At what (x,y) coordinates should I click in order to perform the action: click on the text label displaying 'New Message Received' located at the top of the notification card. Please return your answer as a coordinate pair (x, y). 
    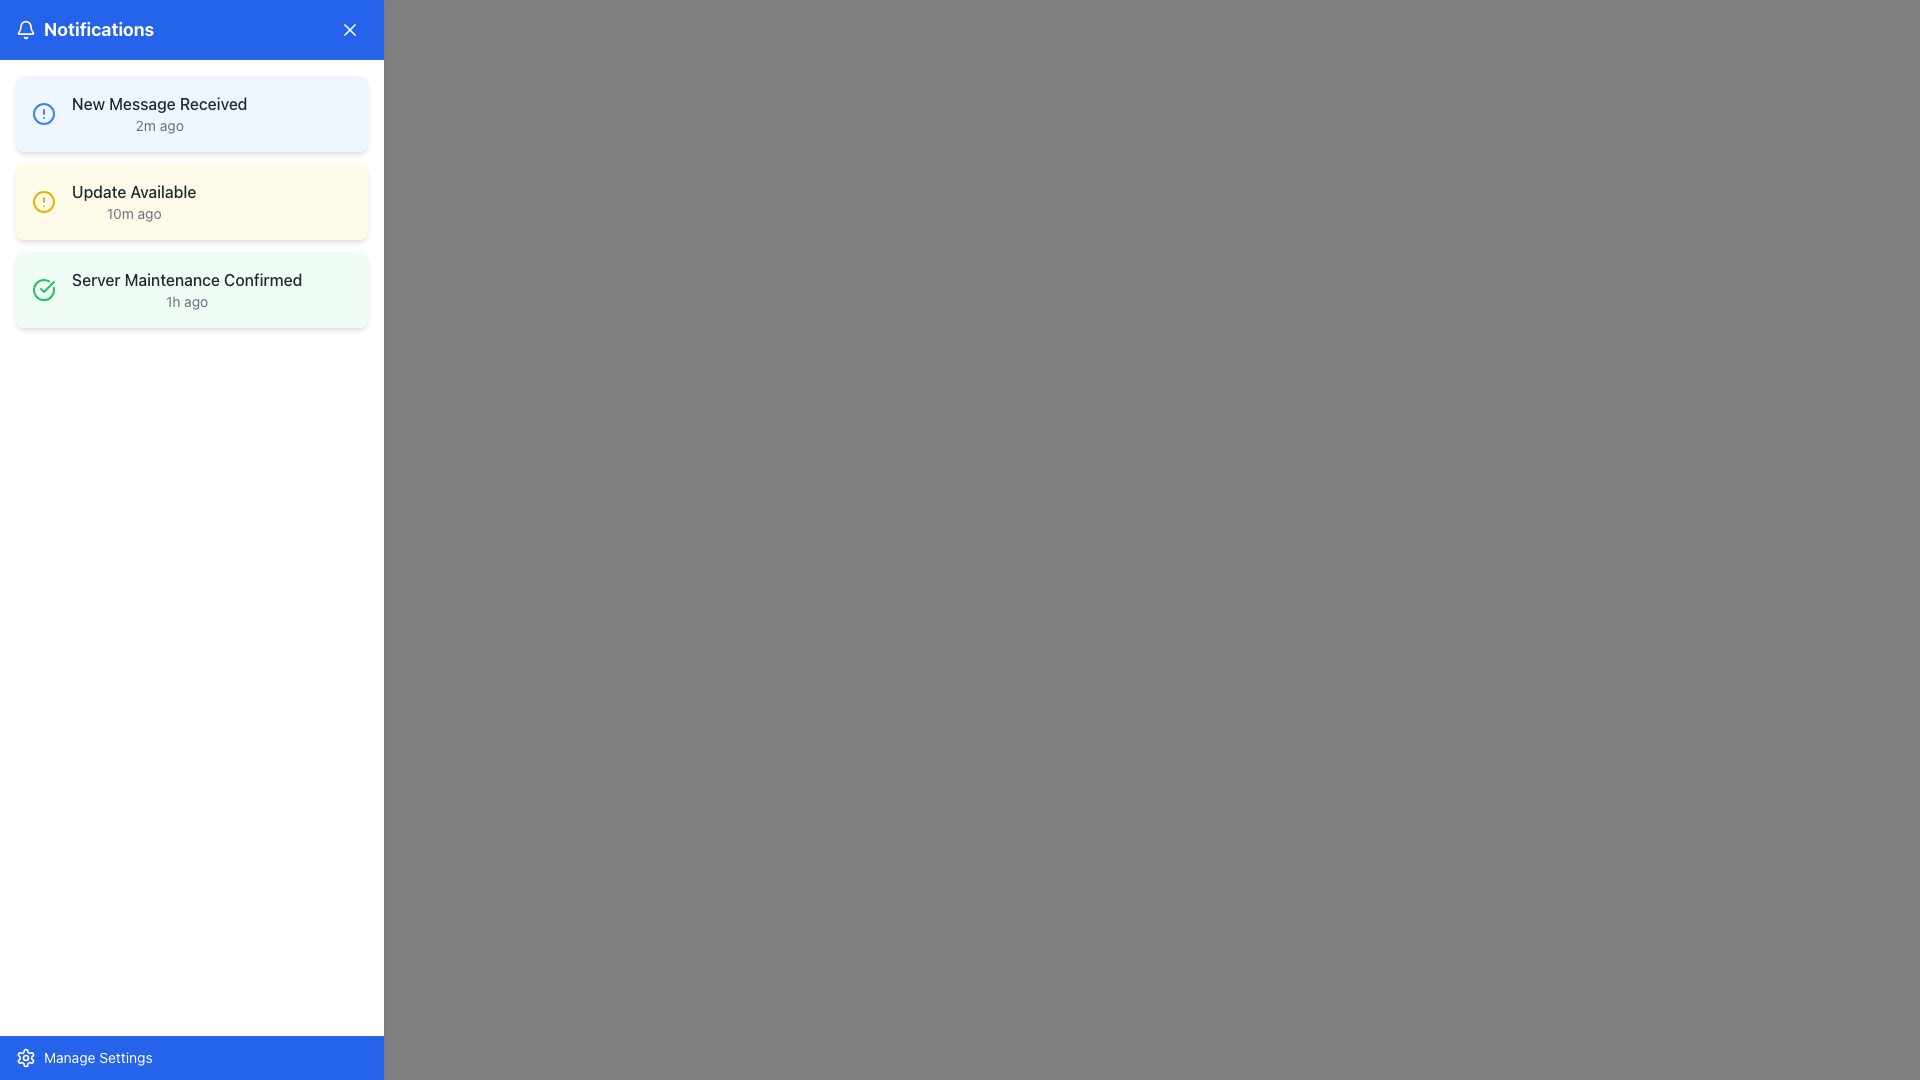
    Looking at the image, I should click on (158, 104).